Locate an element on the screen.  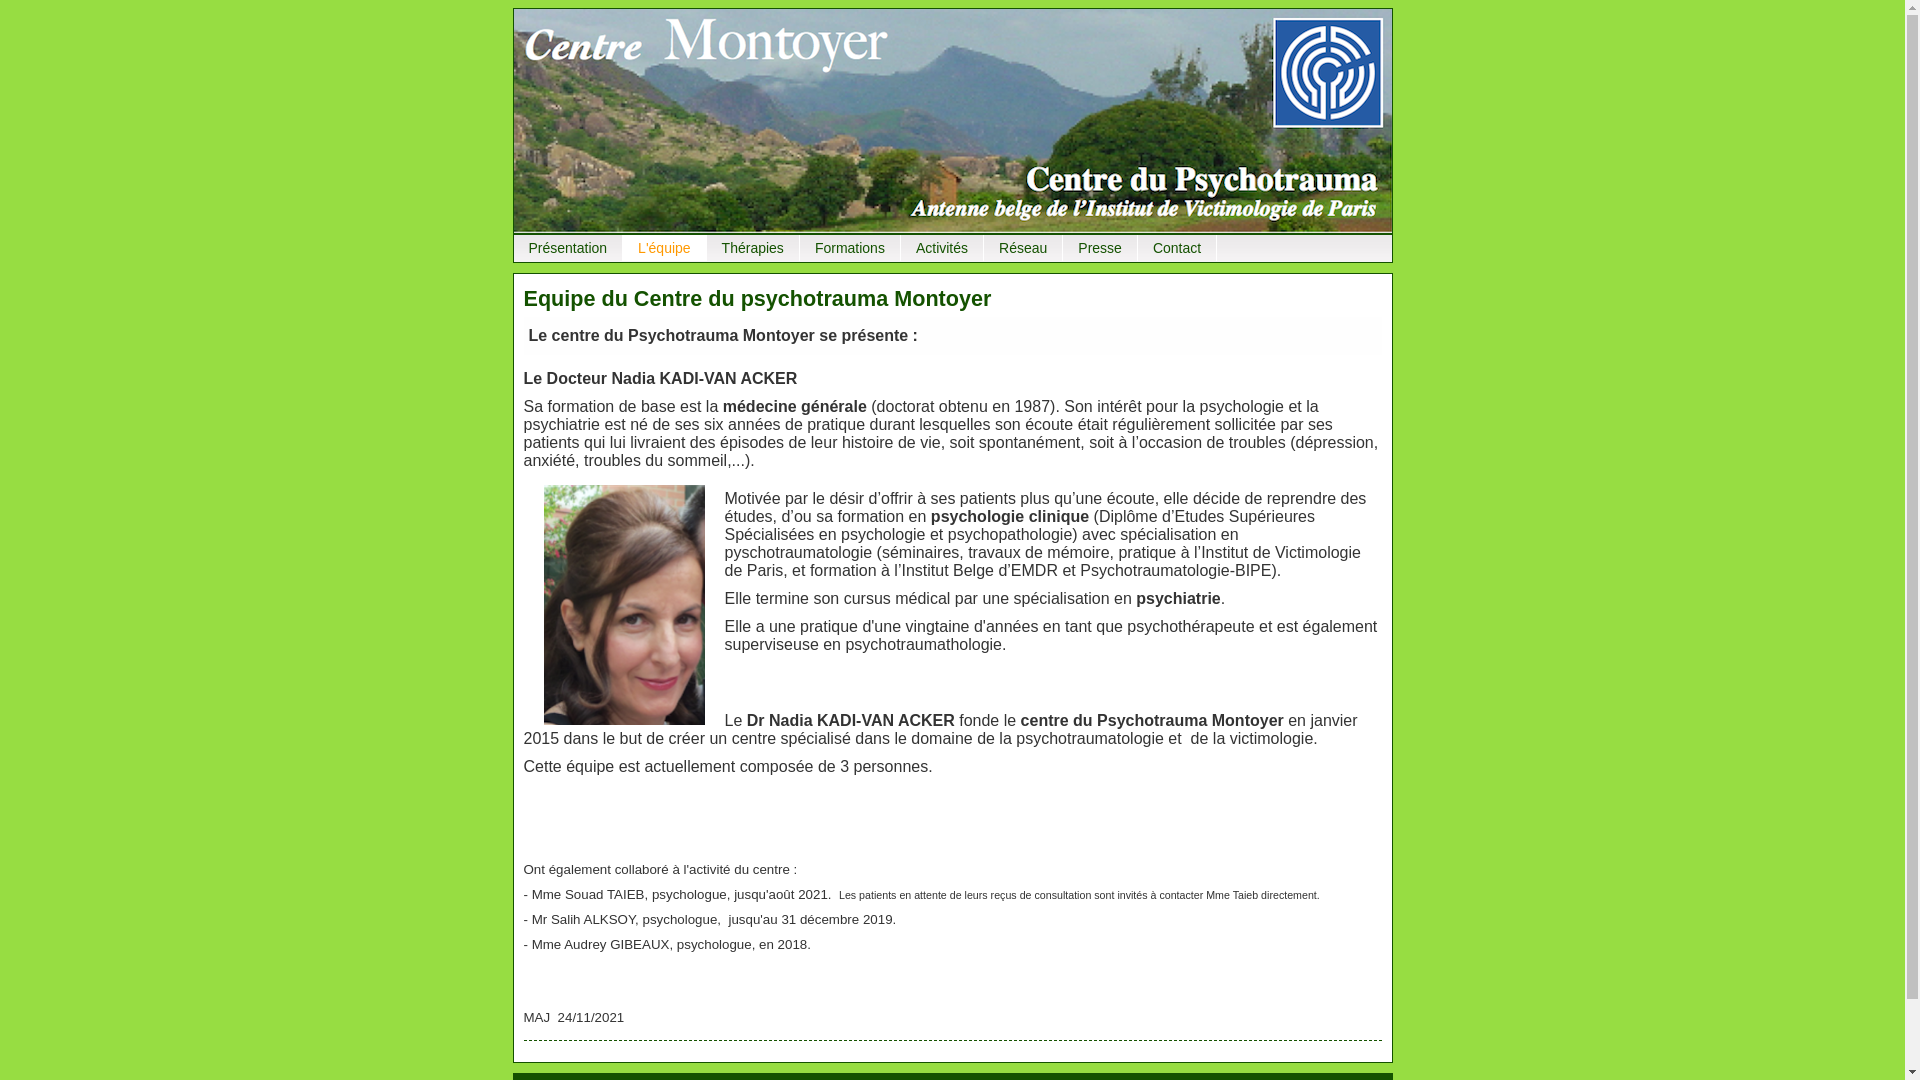
'Formations' is located at coordinates (850, 246).